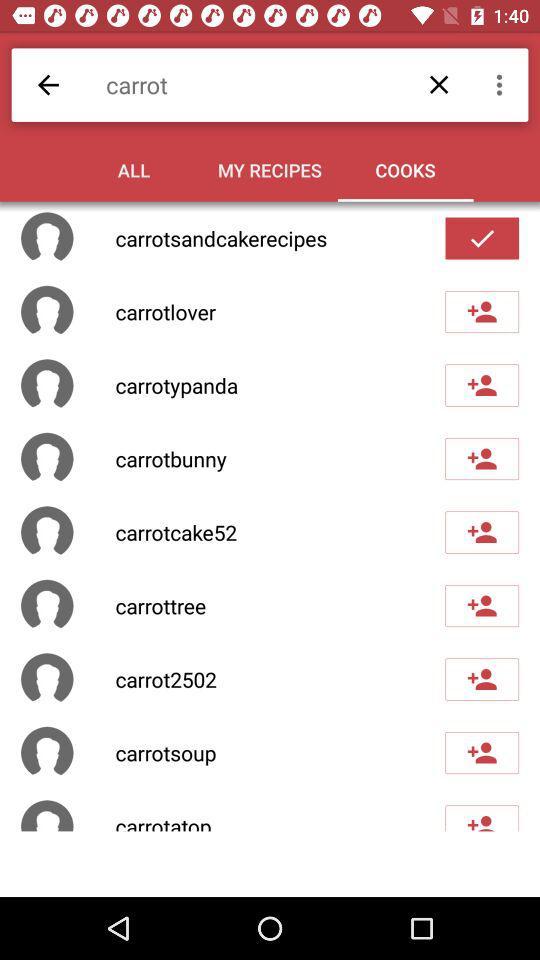  Describe the element at coordinates (47, 384) in the screenshot. I see `the icon which is left to the text carrotypanda` at that location.